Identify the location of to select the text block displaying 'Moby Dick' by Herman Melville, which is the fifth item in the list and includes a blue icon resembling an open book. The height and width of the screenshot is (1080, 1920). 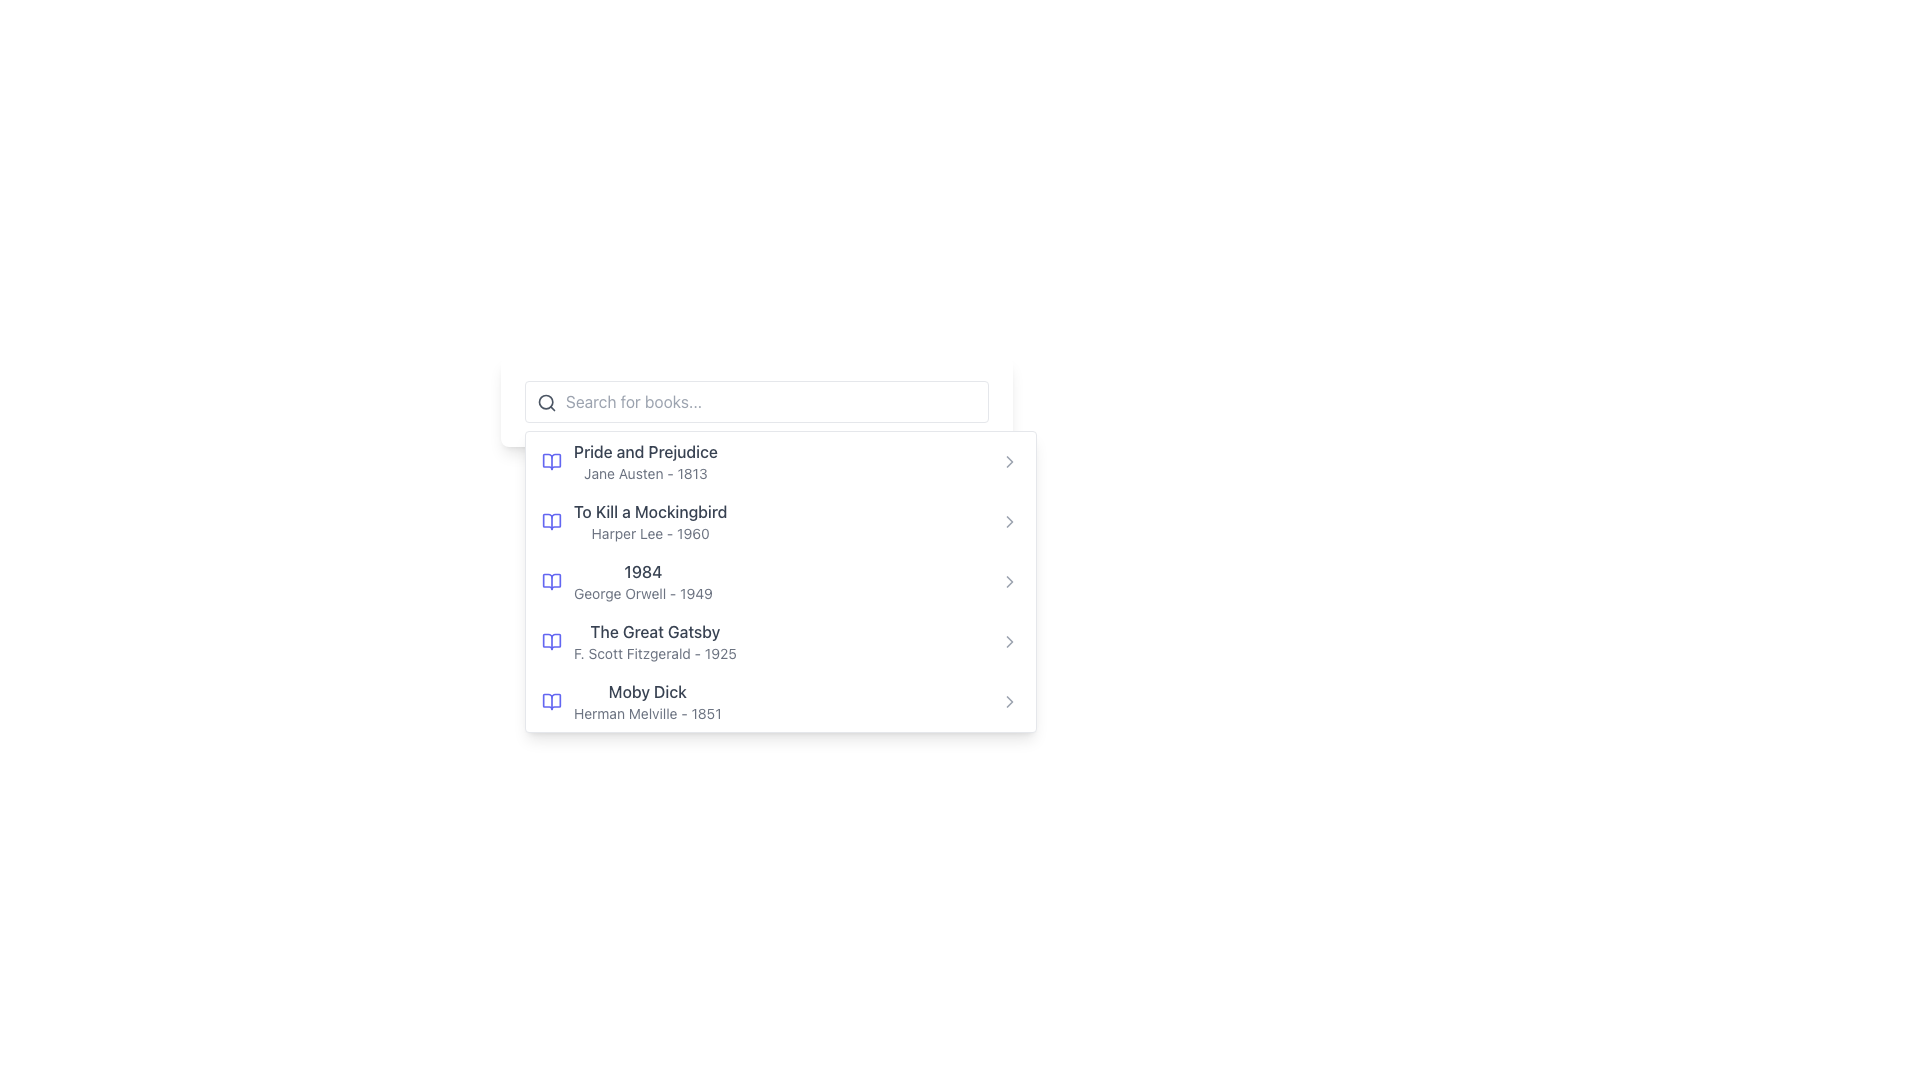
(630, 701).